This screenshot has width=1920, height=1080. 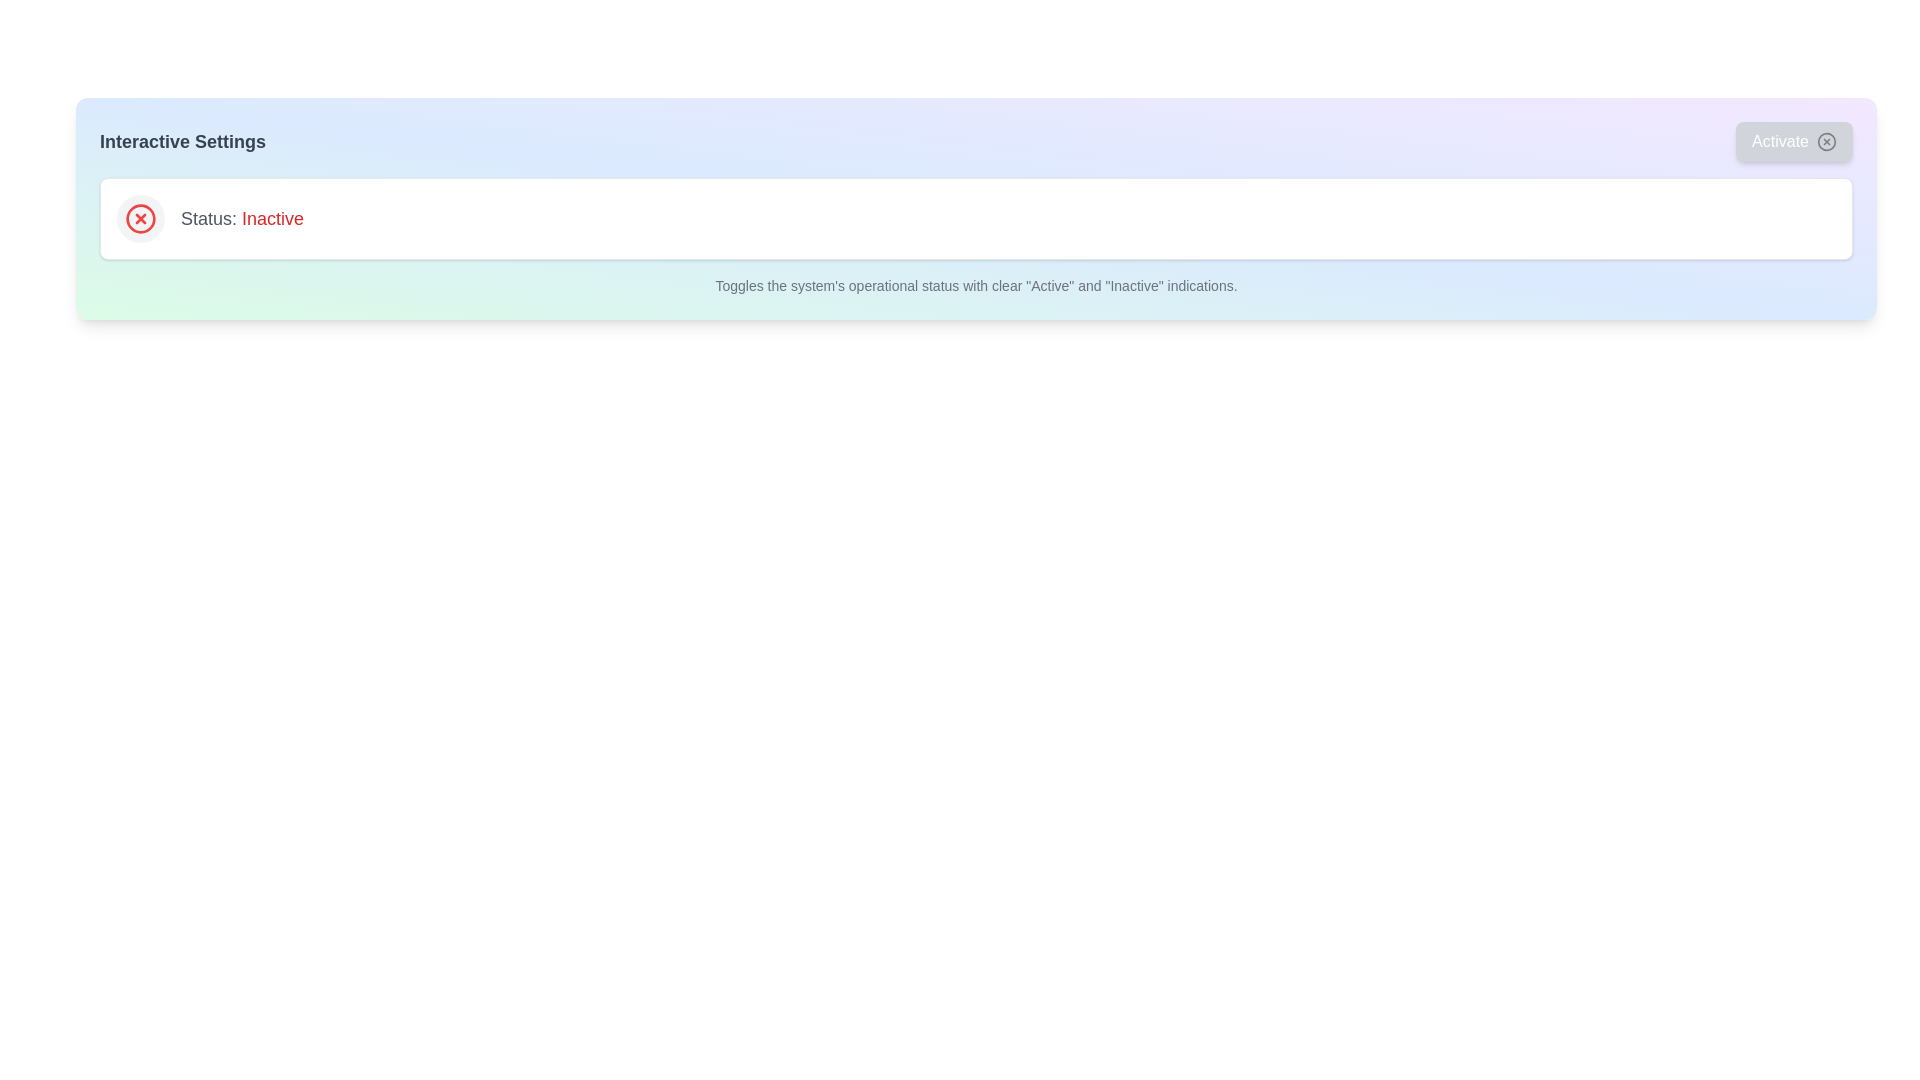 What do you see at coordinates (139, 219) in the screenshot?
I see `the small circular button with a gray background and a red cross icon located to the left of the text 'Status: Inactive.'` at bounding box center [139, 219].